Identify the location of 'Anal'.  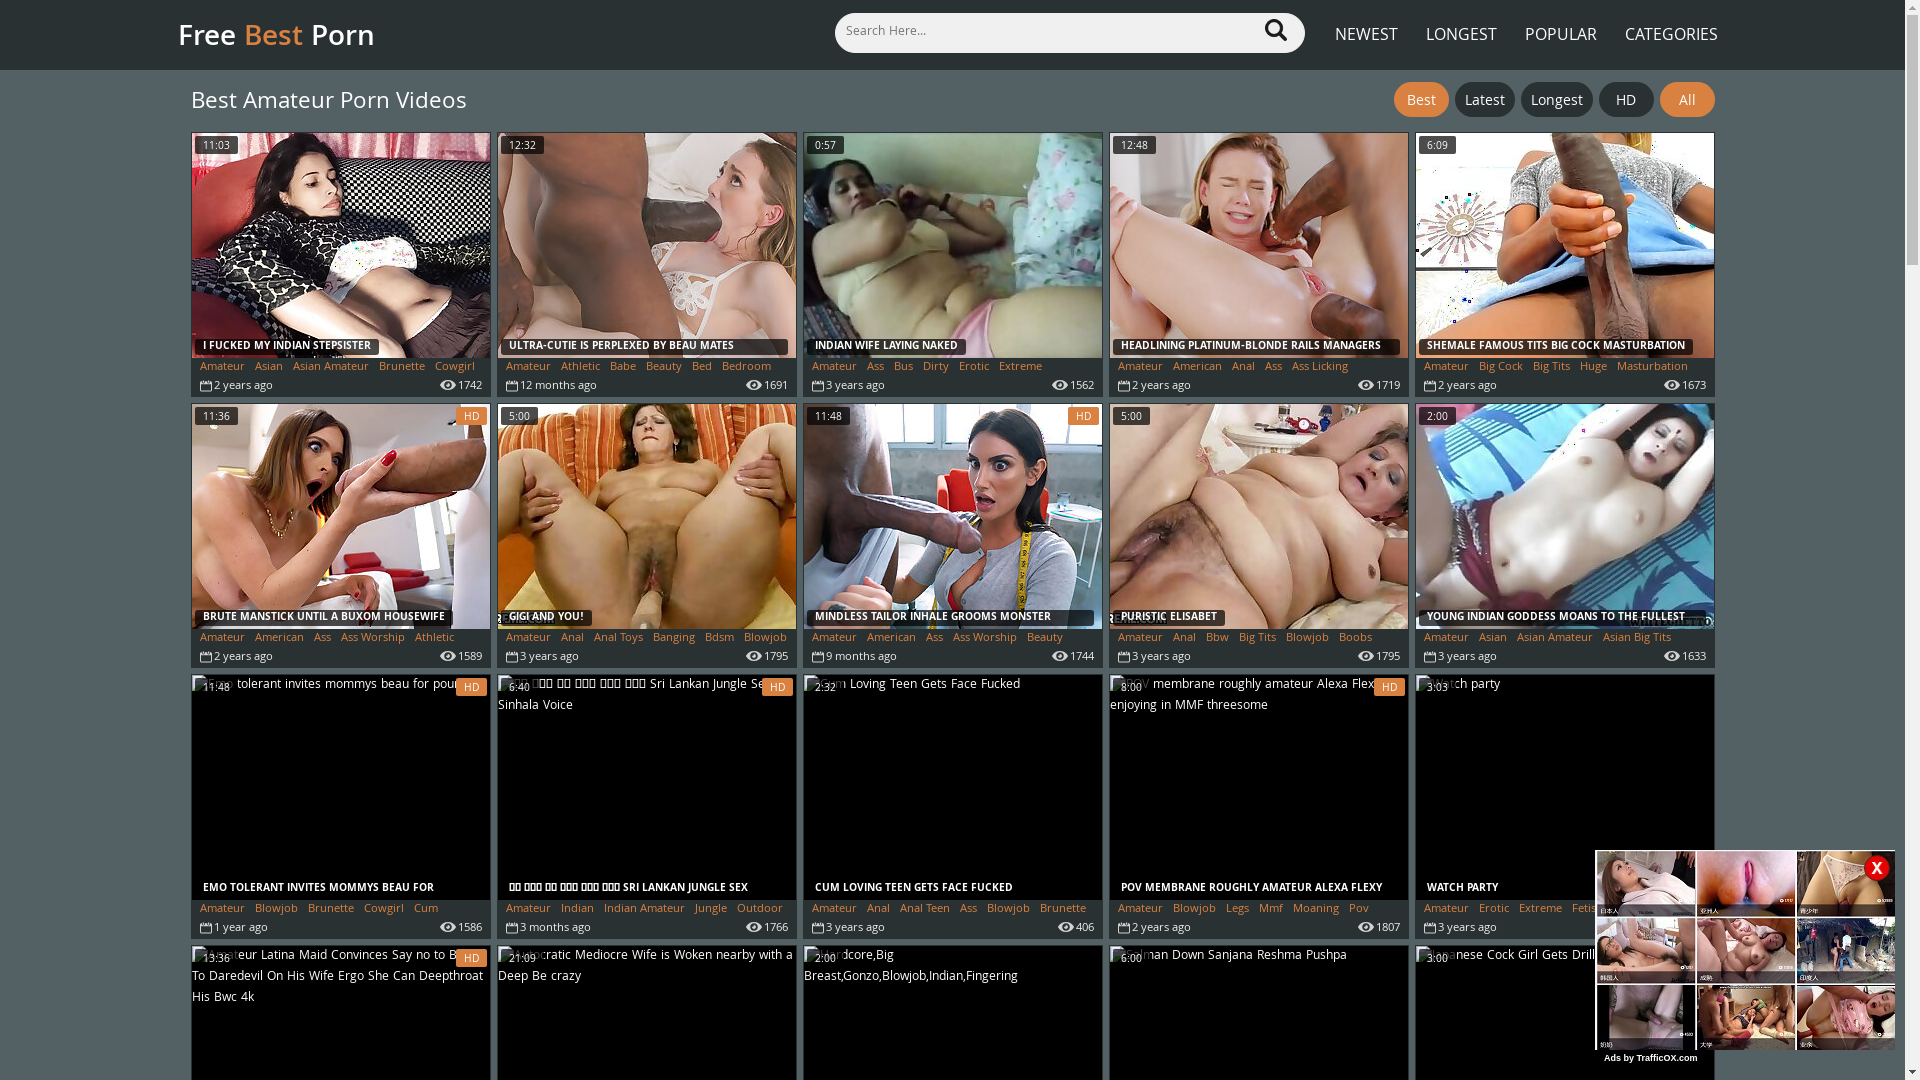
(1171, 638).